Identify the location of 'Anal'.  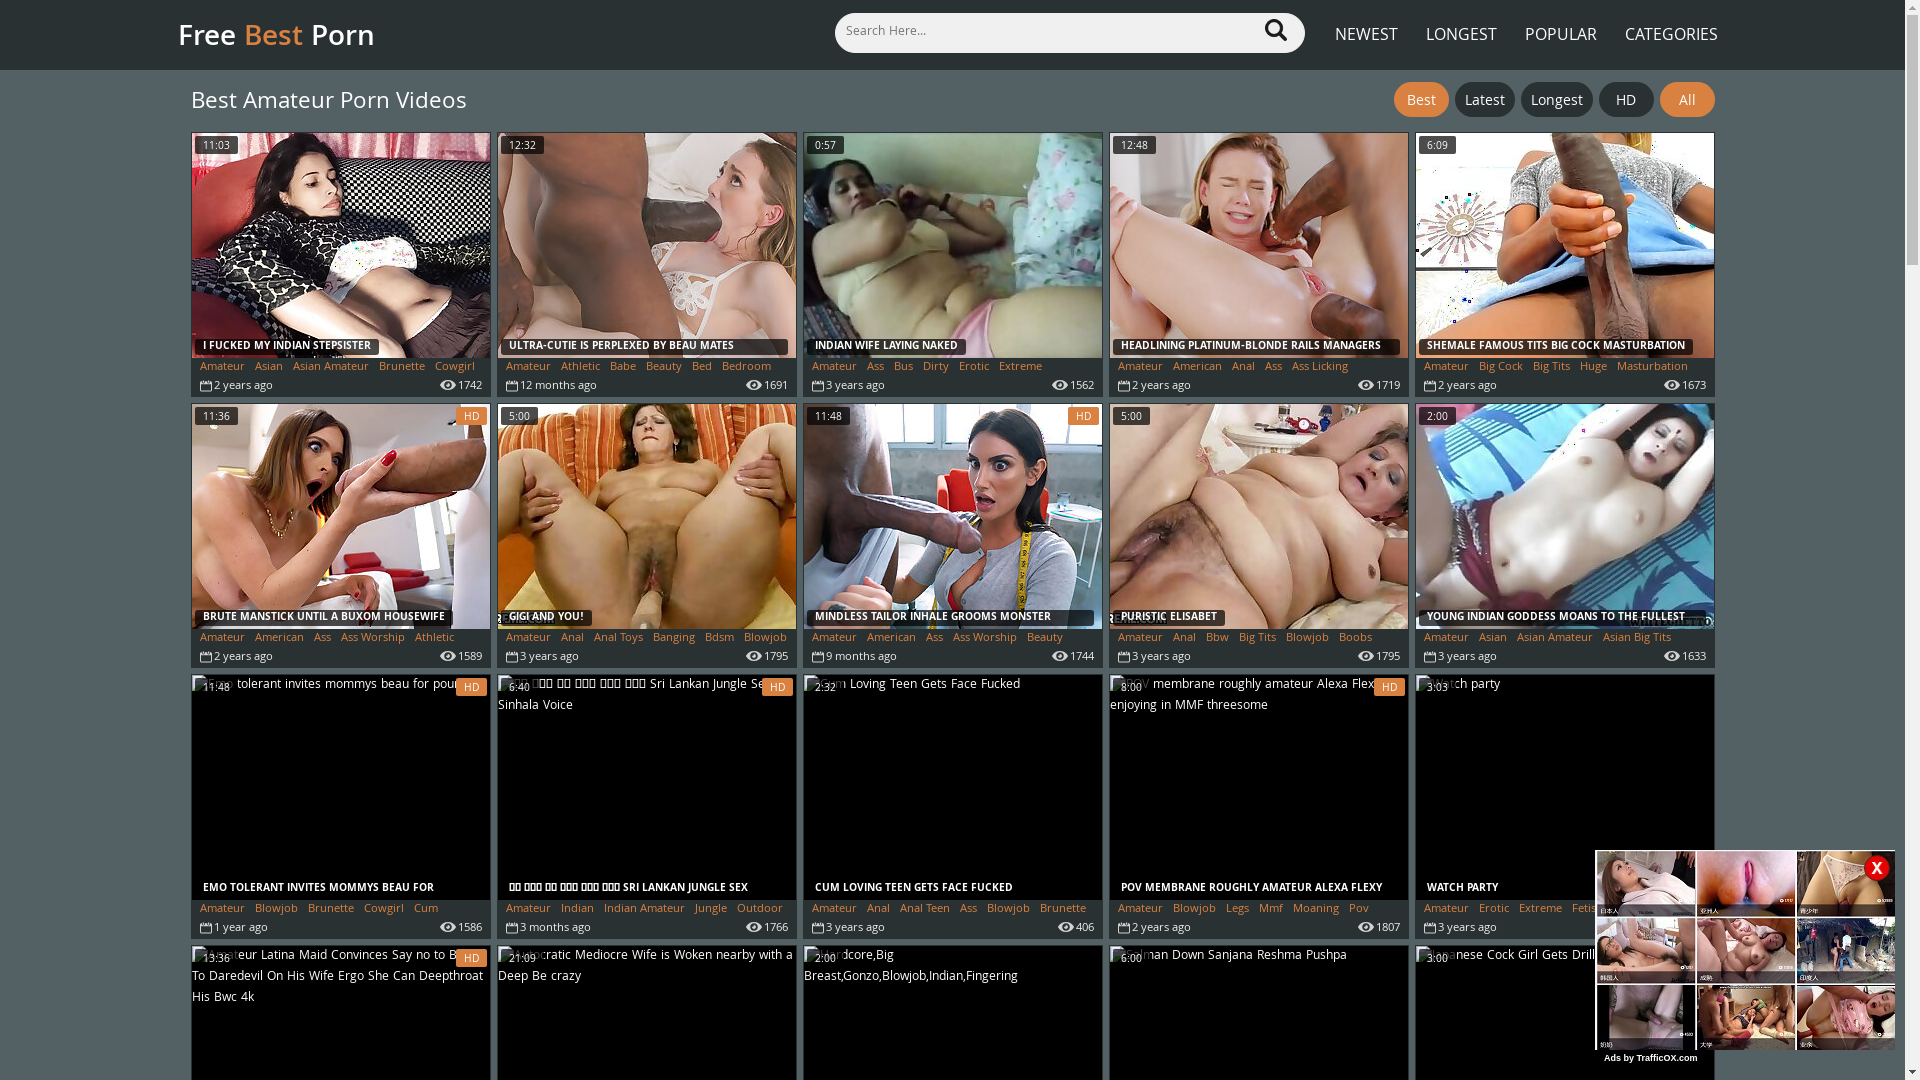
(1171, 638).